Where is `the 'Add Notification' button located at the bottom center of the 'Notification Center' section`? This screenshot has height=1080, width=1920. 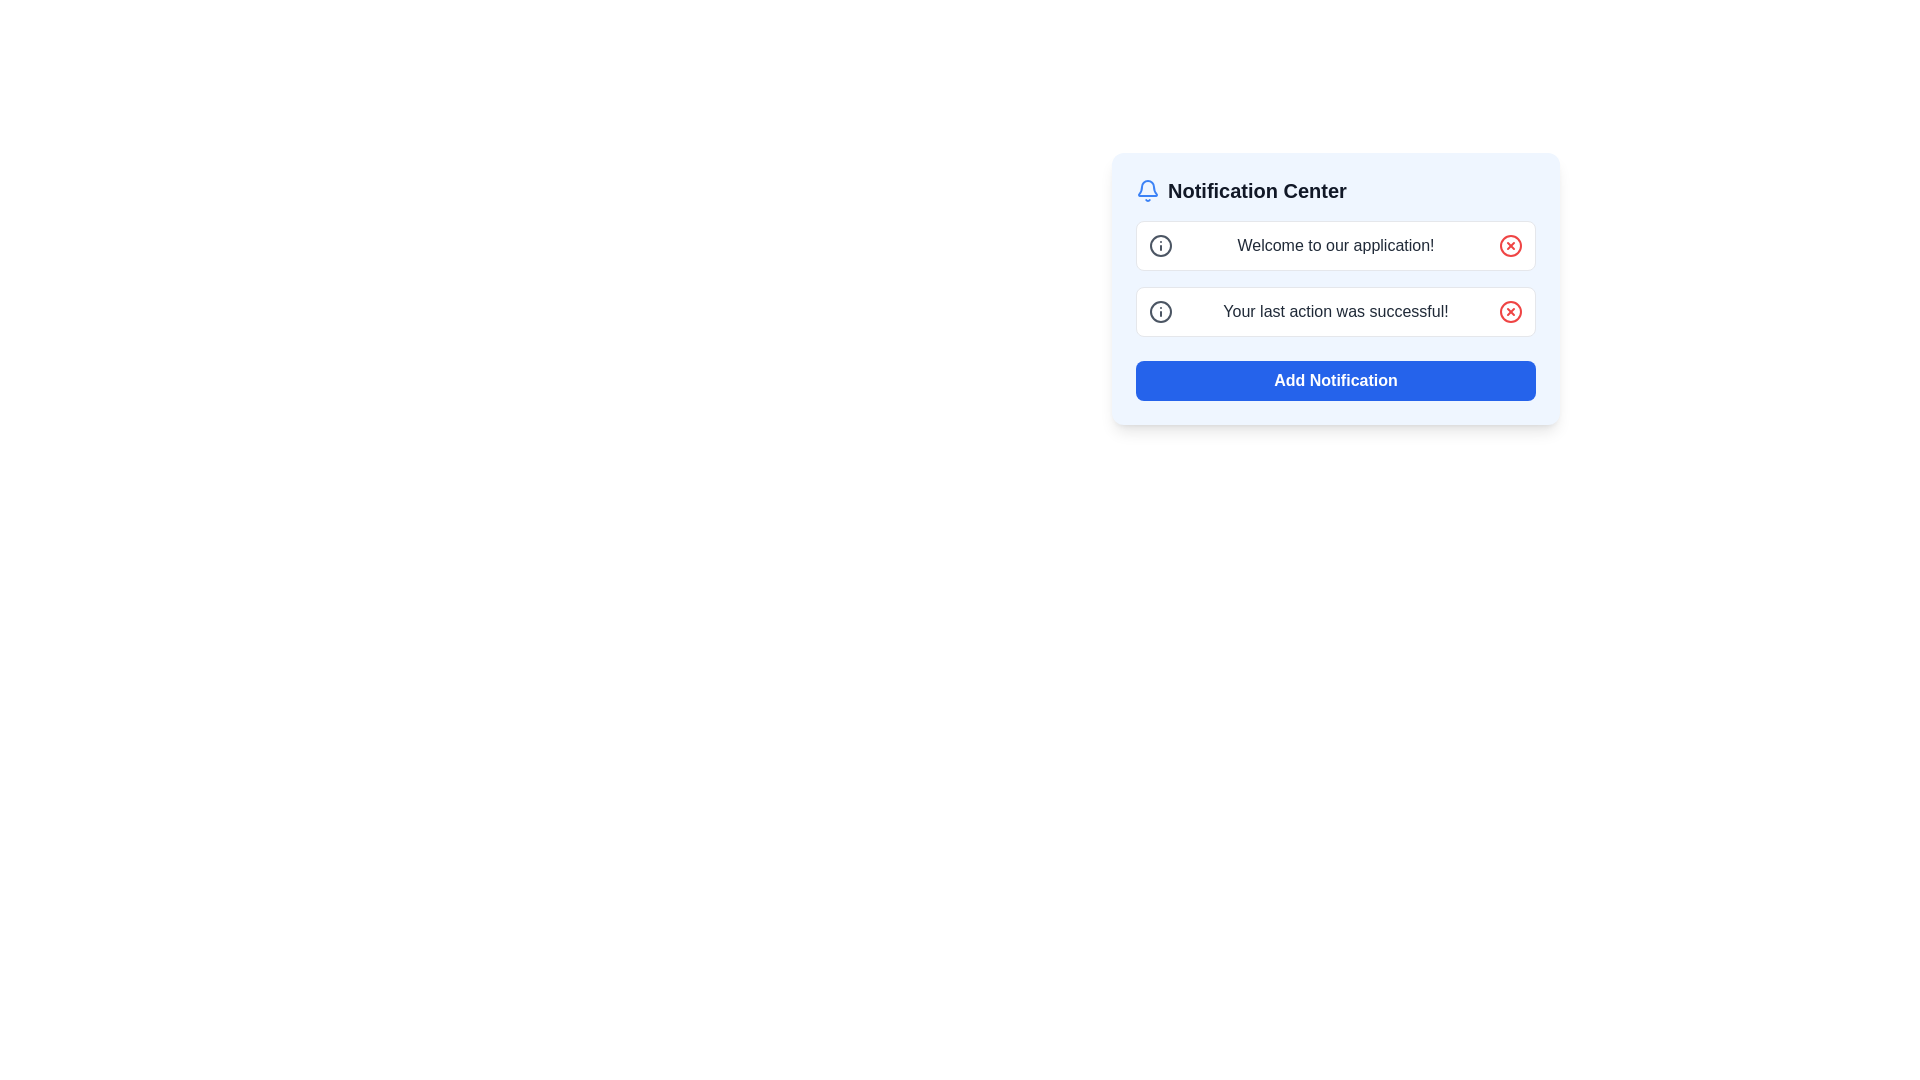 the 'Add Notification' button located at the bottom center of the 'Notification Center' section is located at coordinates (1335, 371).